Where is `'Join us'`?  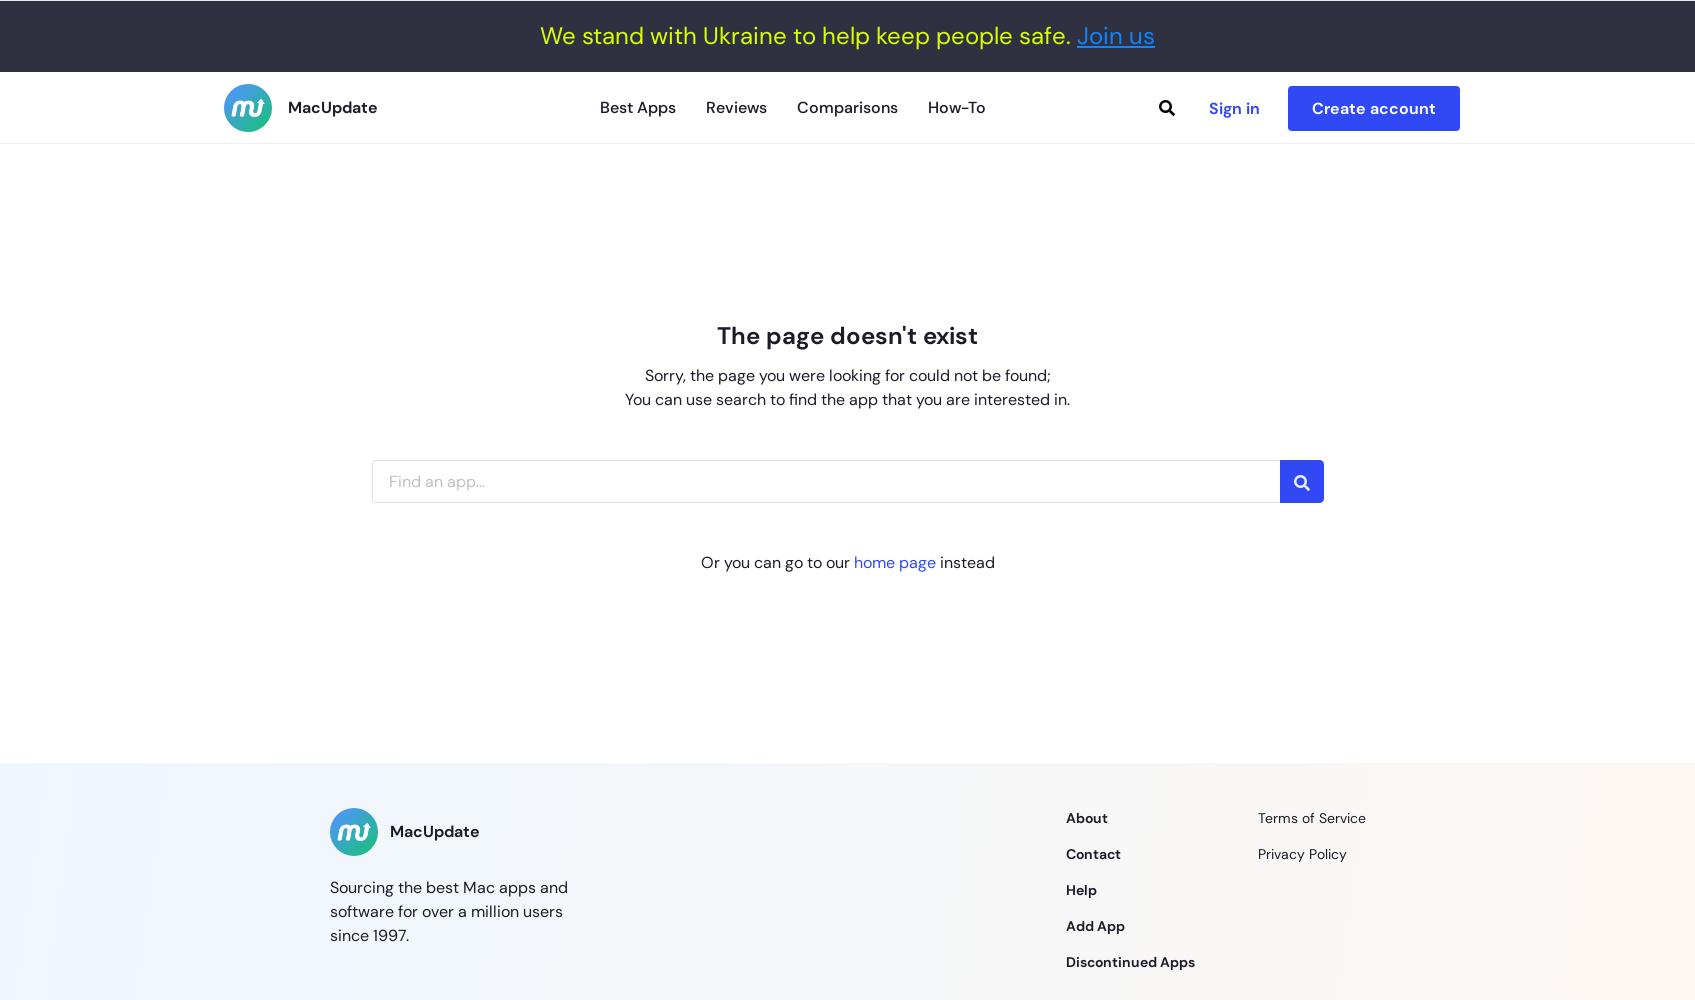
'Join us' is located at coordinates (1114, 35).